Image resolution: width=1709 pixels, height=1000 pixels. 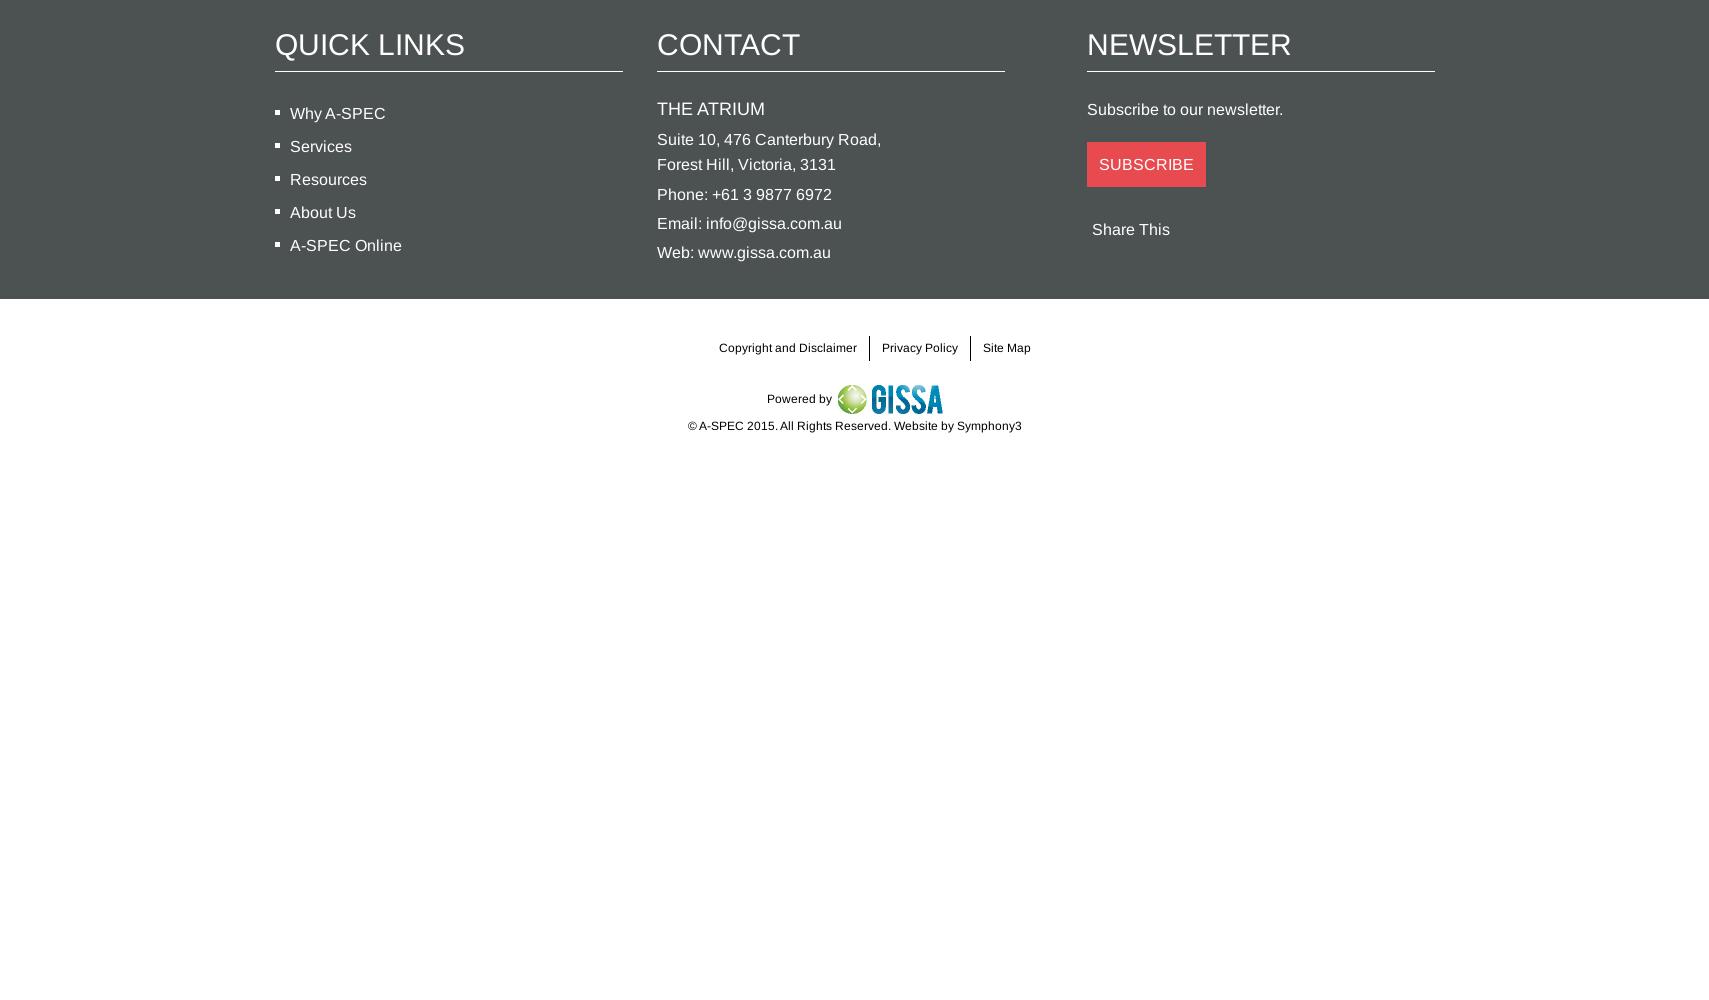 I want to click on 'Services', so click(x=287, y=145).